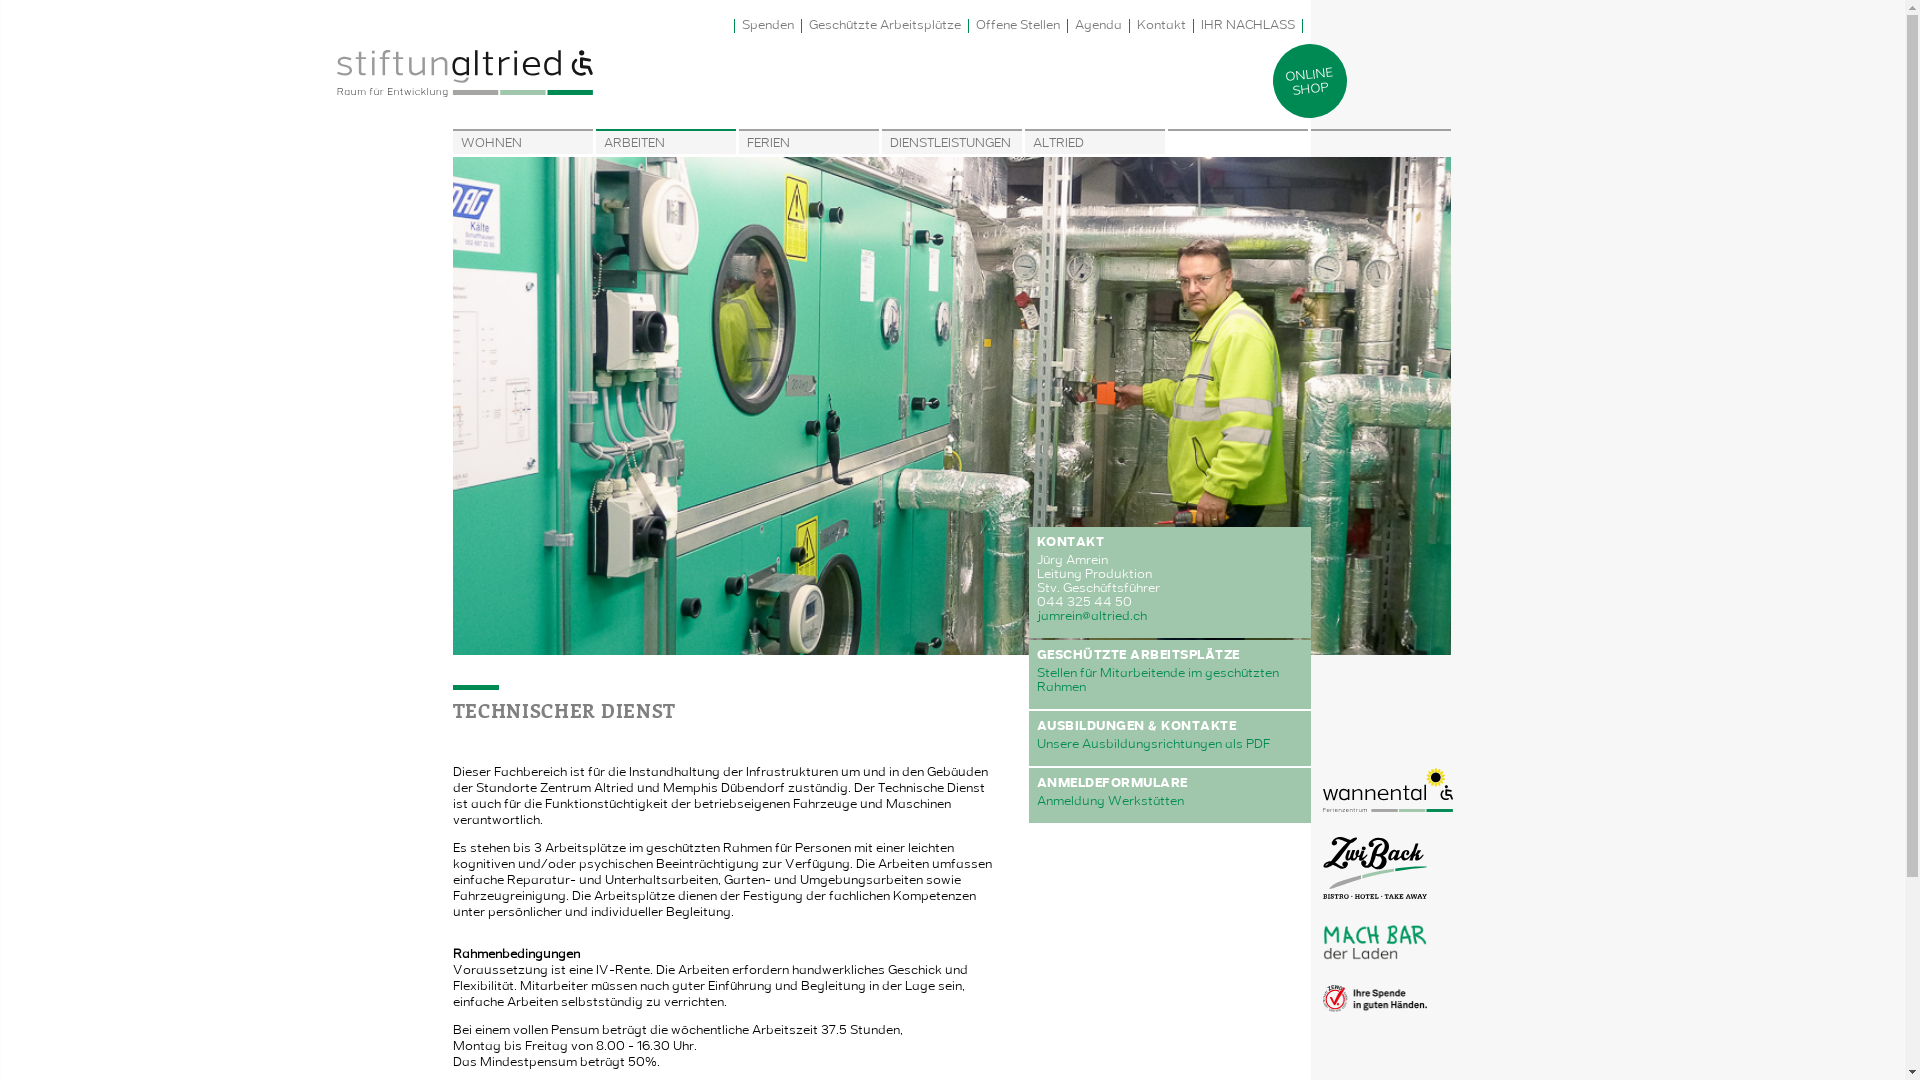  Describe the element at coordinates (666, 143) in the screenshot. I see `'ARBEITEN'` at that location.